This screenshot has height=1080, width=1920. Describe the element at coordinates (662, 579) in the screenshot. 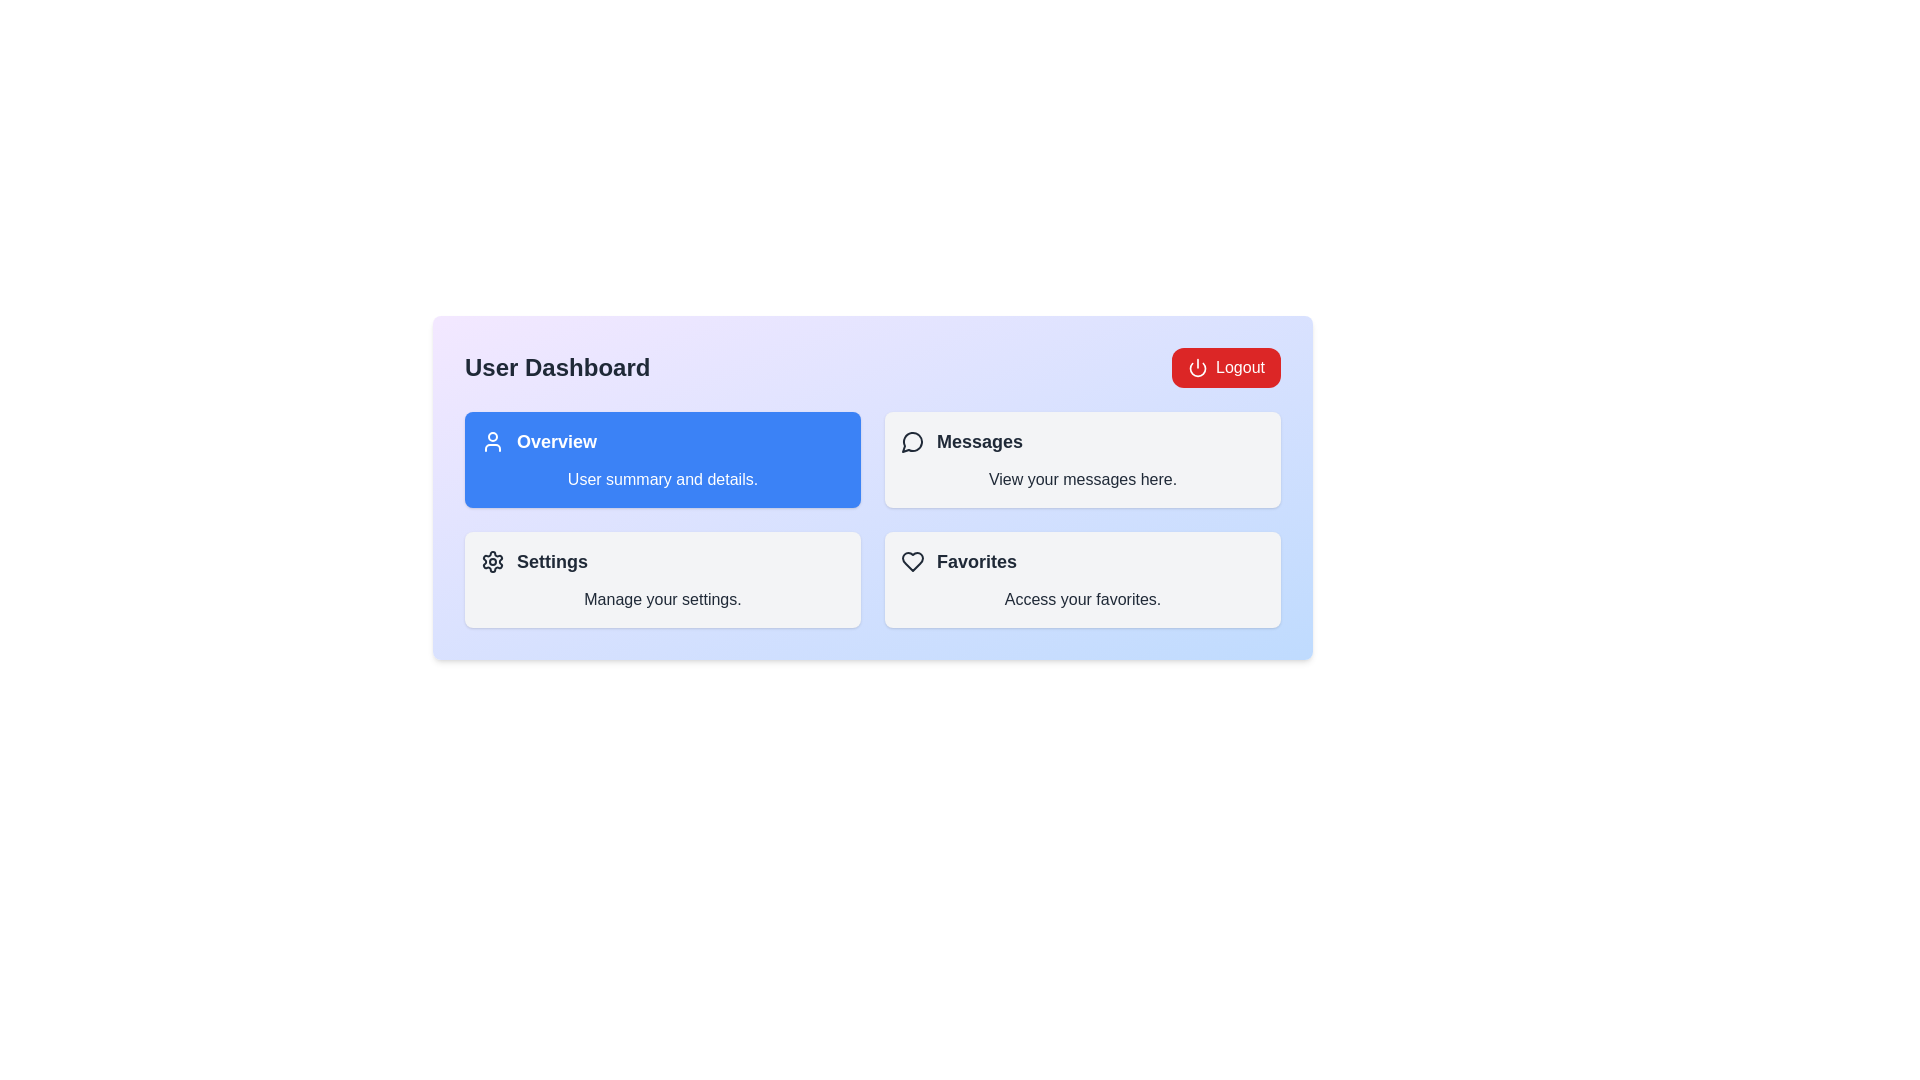

I see `the settings button located in the lower-left corner among a set of four similar cards, specifically the third card from the top left` at that location.